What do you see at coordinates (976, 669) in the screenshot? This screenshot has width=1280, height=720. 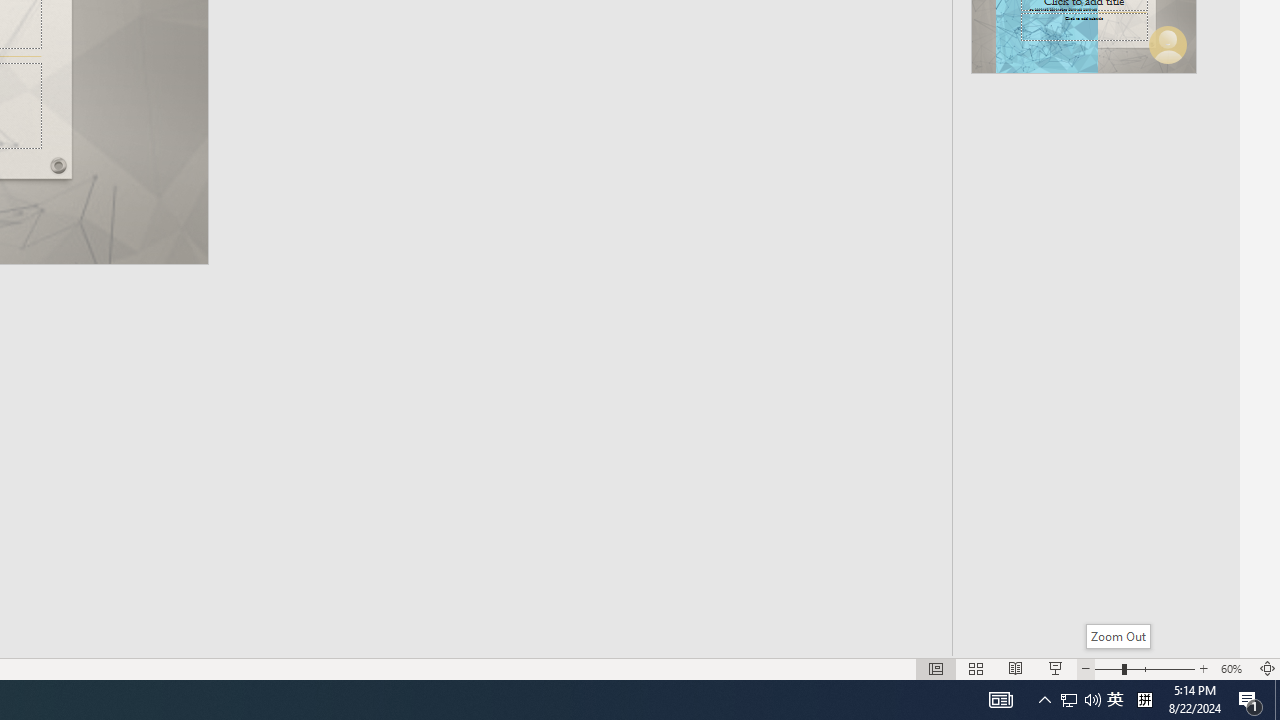 I see `'Slide Sorter'` at bounding box center [976, 669].